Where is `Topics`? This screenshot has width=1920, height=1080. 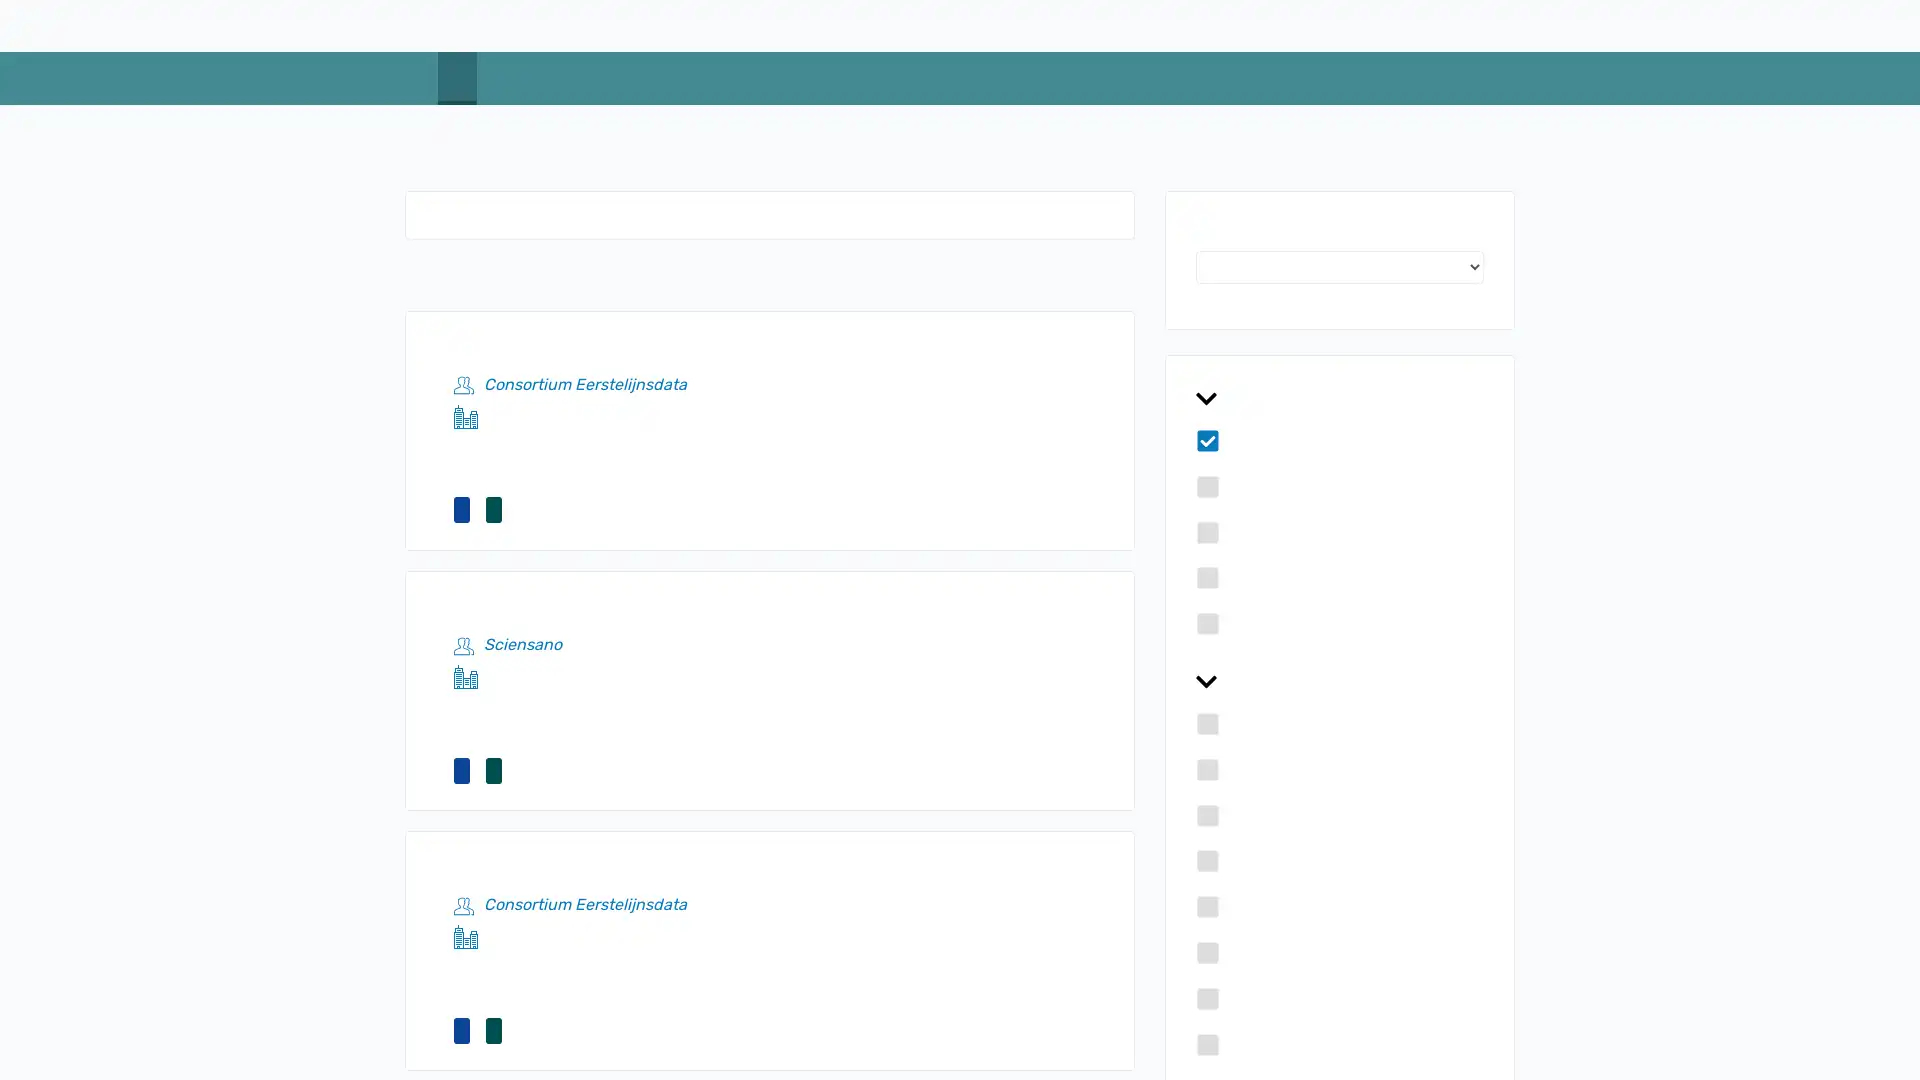 Topics is located at coordinates (1339, 400).